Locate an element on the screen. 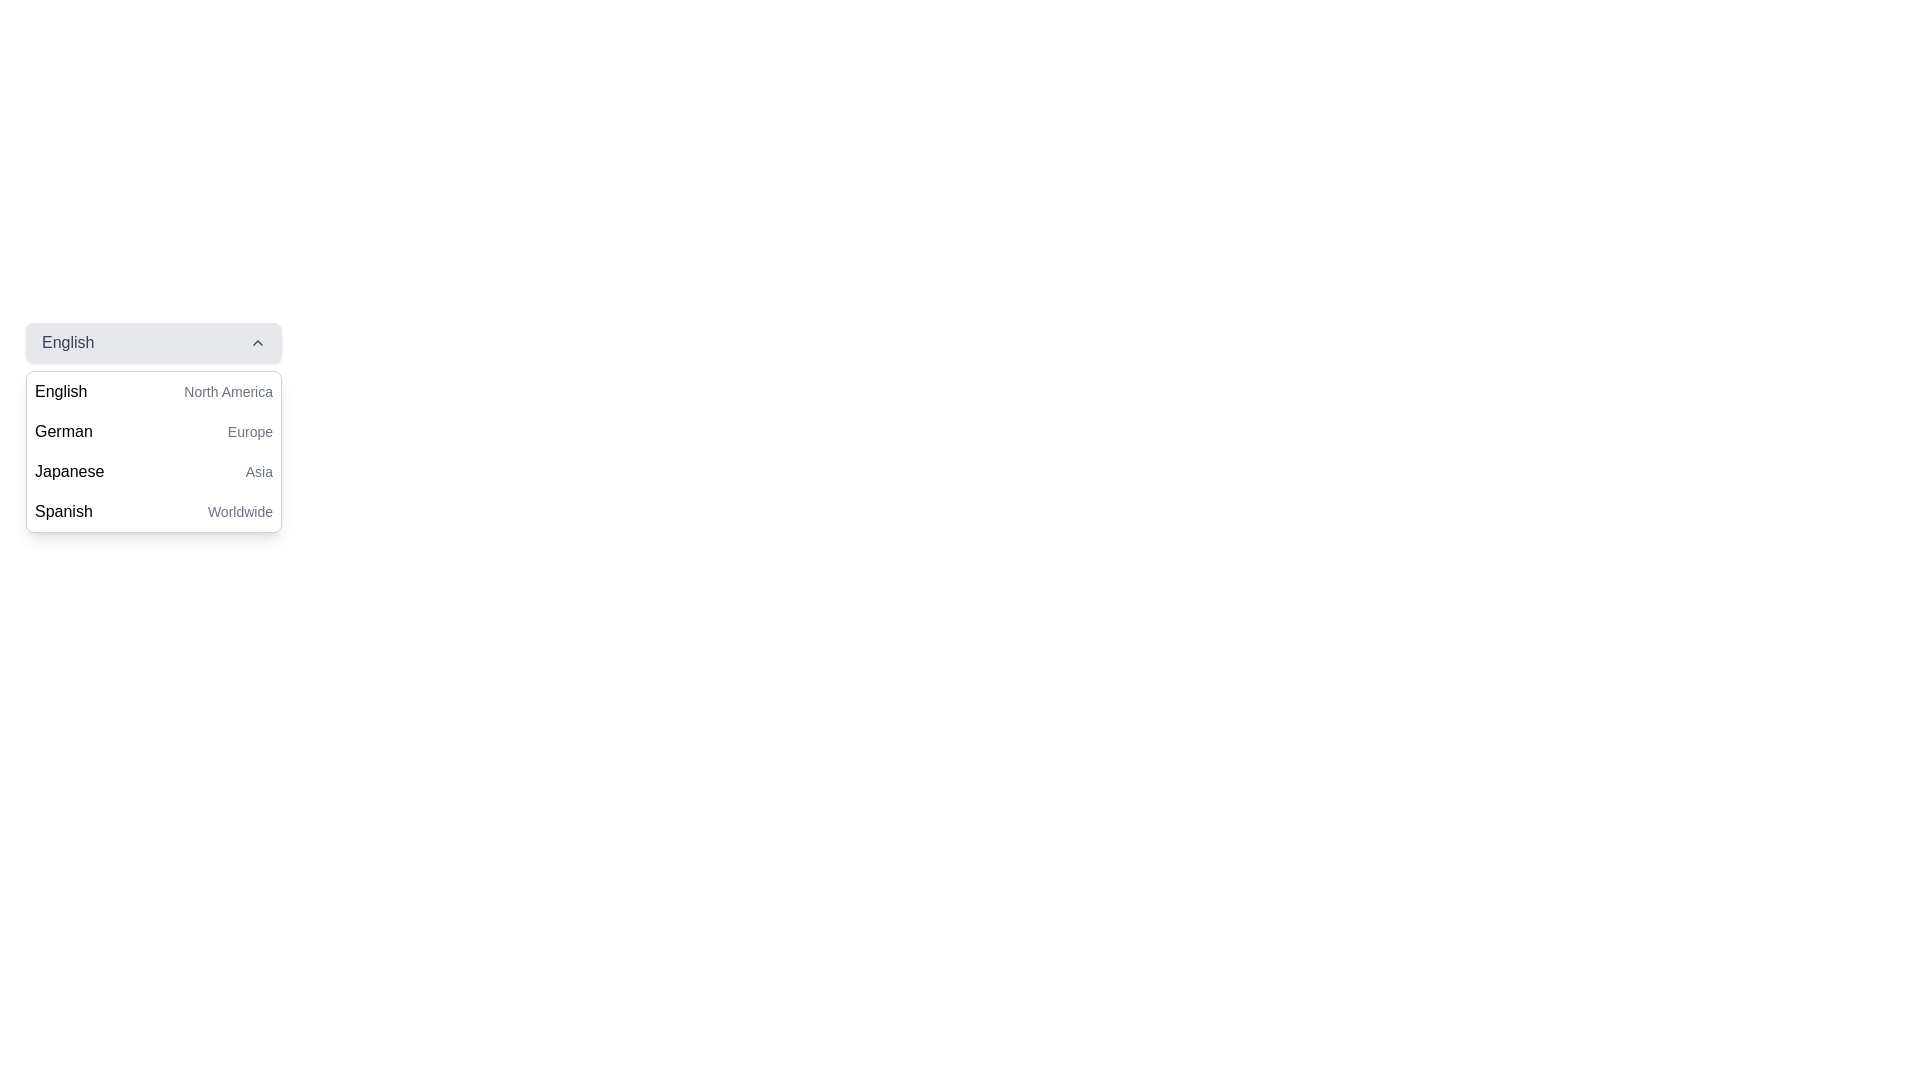 This screenshot has height=1080, width=1920. text displayed on the 'Spanish' language label located in the language selection dropdown menu is located at coordinates (63, 511).